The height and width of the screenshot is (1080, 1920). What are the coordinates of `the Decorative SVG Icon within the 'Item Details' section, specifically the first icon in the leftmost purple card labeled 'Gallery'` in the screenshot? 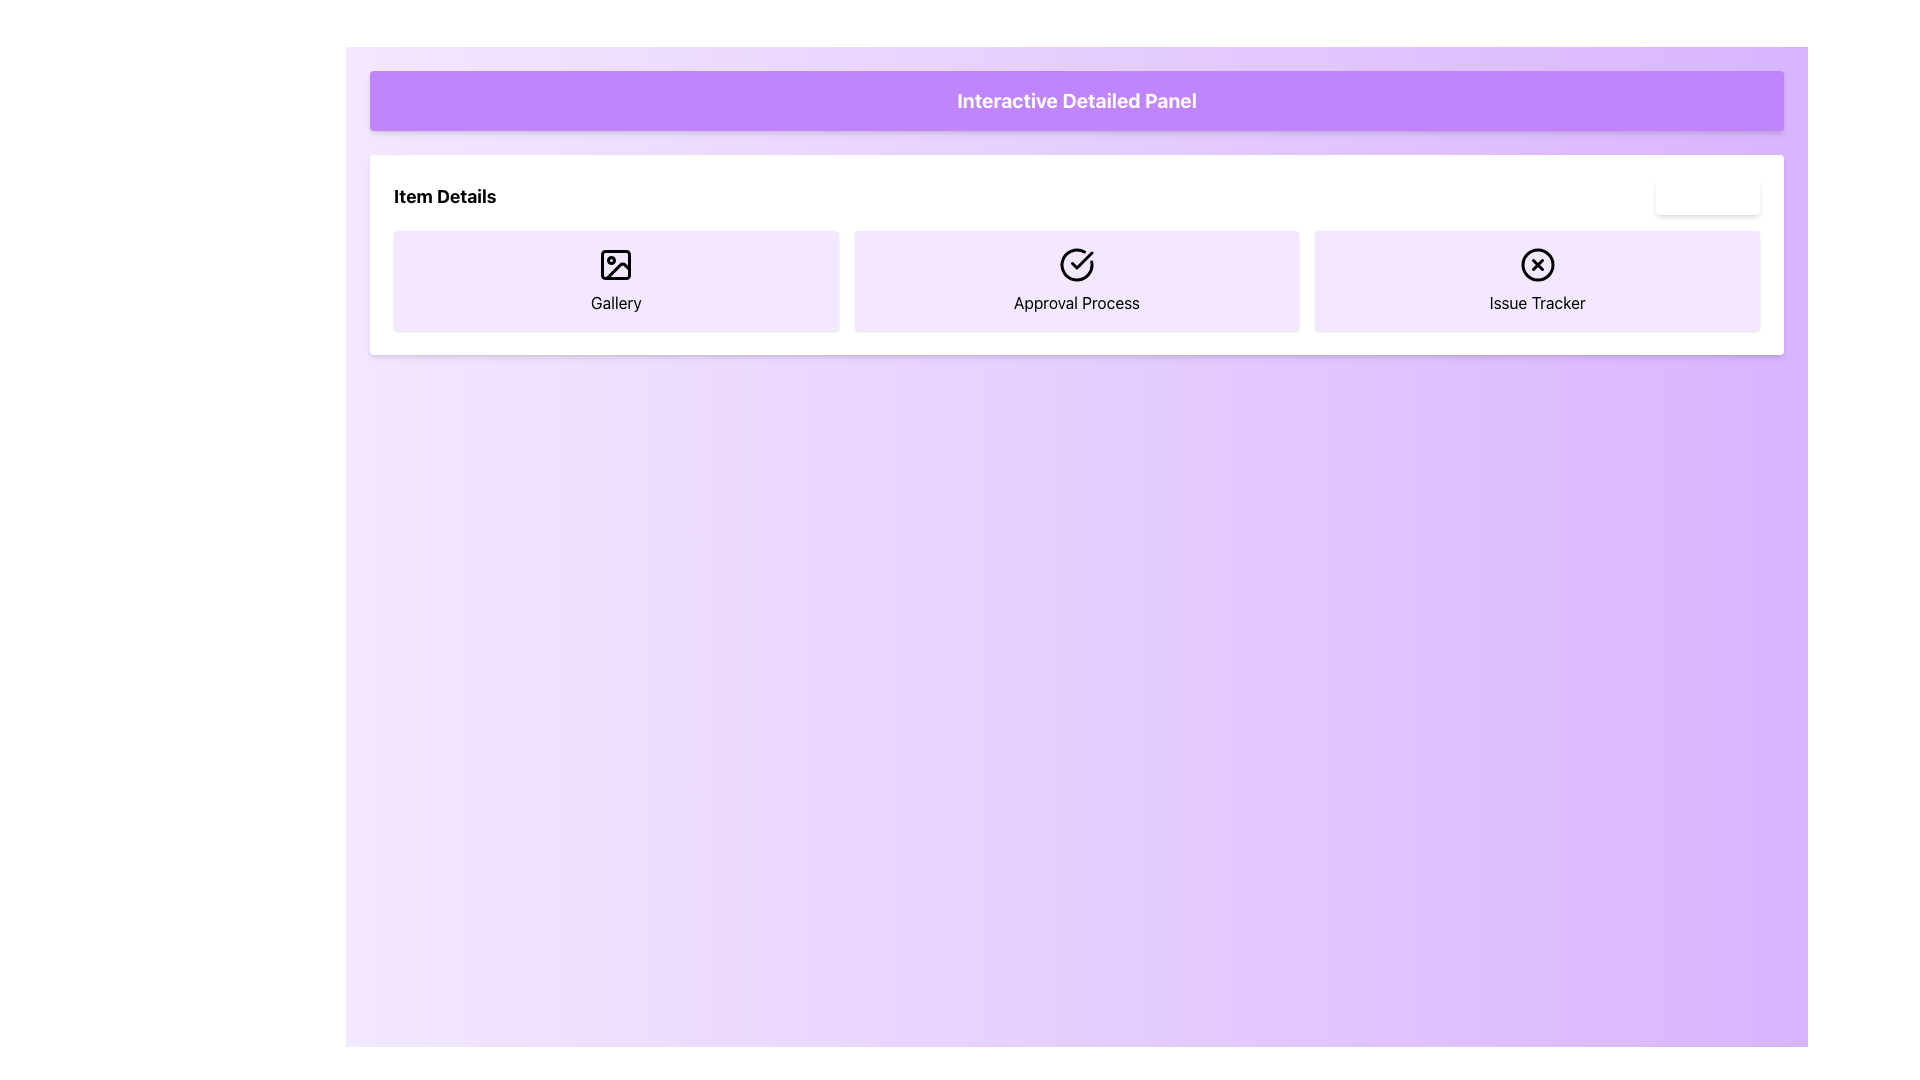 It's located at (615, 264).